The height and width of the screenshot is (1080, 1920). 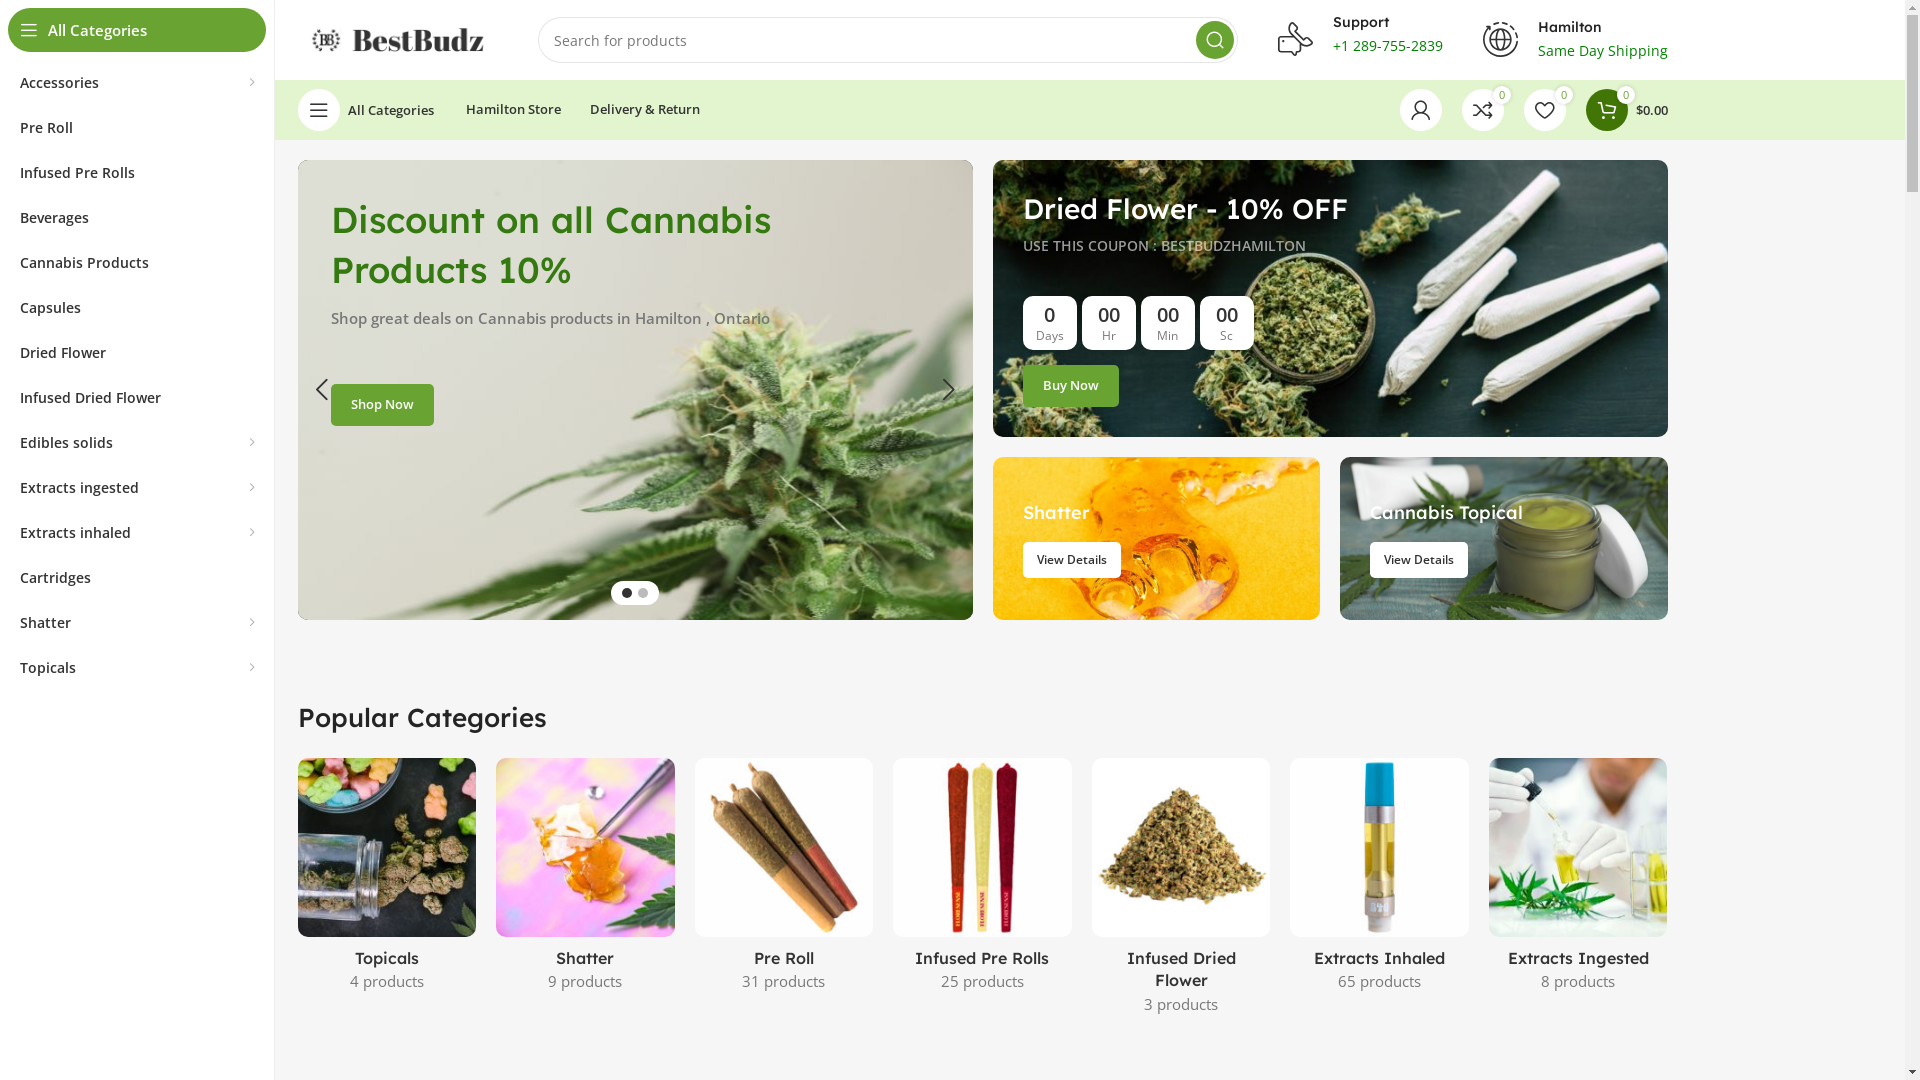 I want to click on 'View Details', so click(x=1368, y=559).